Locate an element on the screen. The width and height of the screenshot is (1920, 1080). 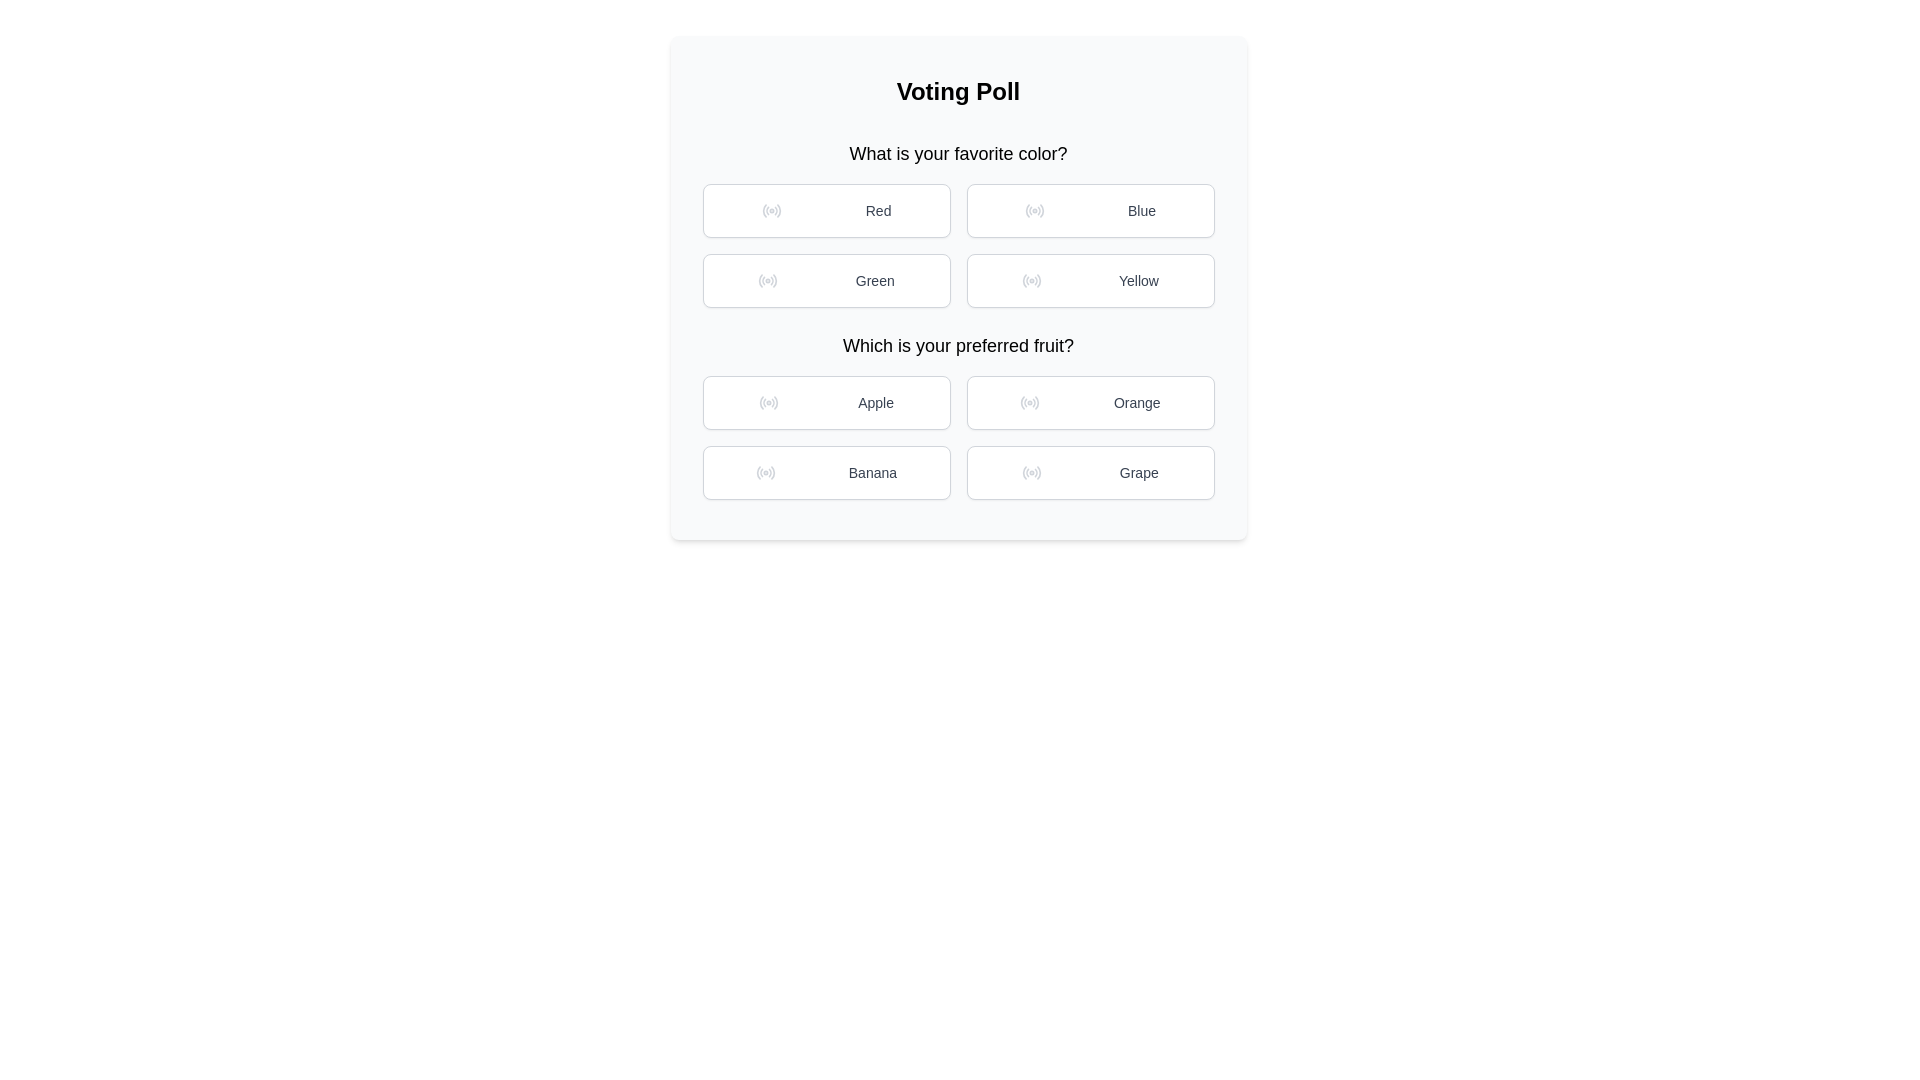
text label that indicates 'Blue' as the user's favorite color option in the poll interface, positioned in the second option group under the question 'What is your favorite color?' is located at coordinates (1142, 211).